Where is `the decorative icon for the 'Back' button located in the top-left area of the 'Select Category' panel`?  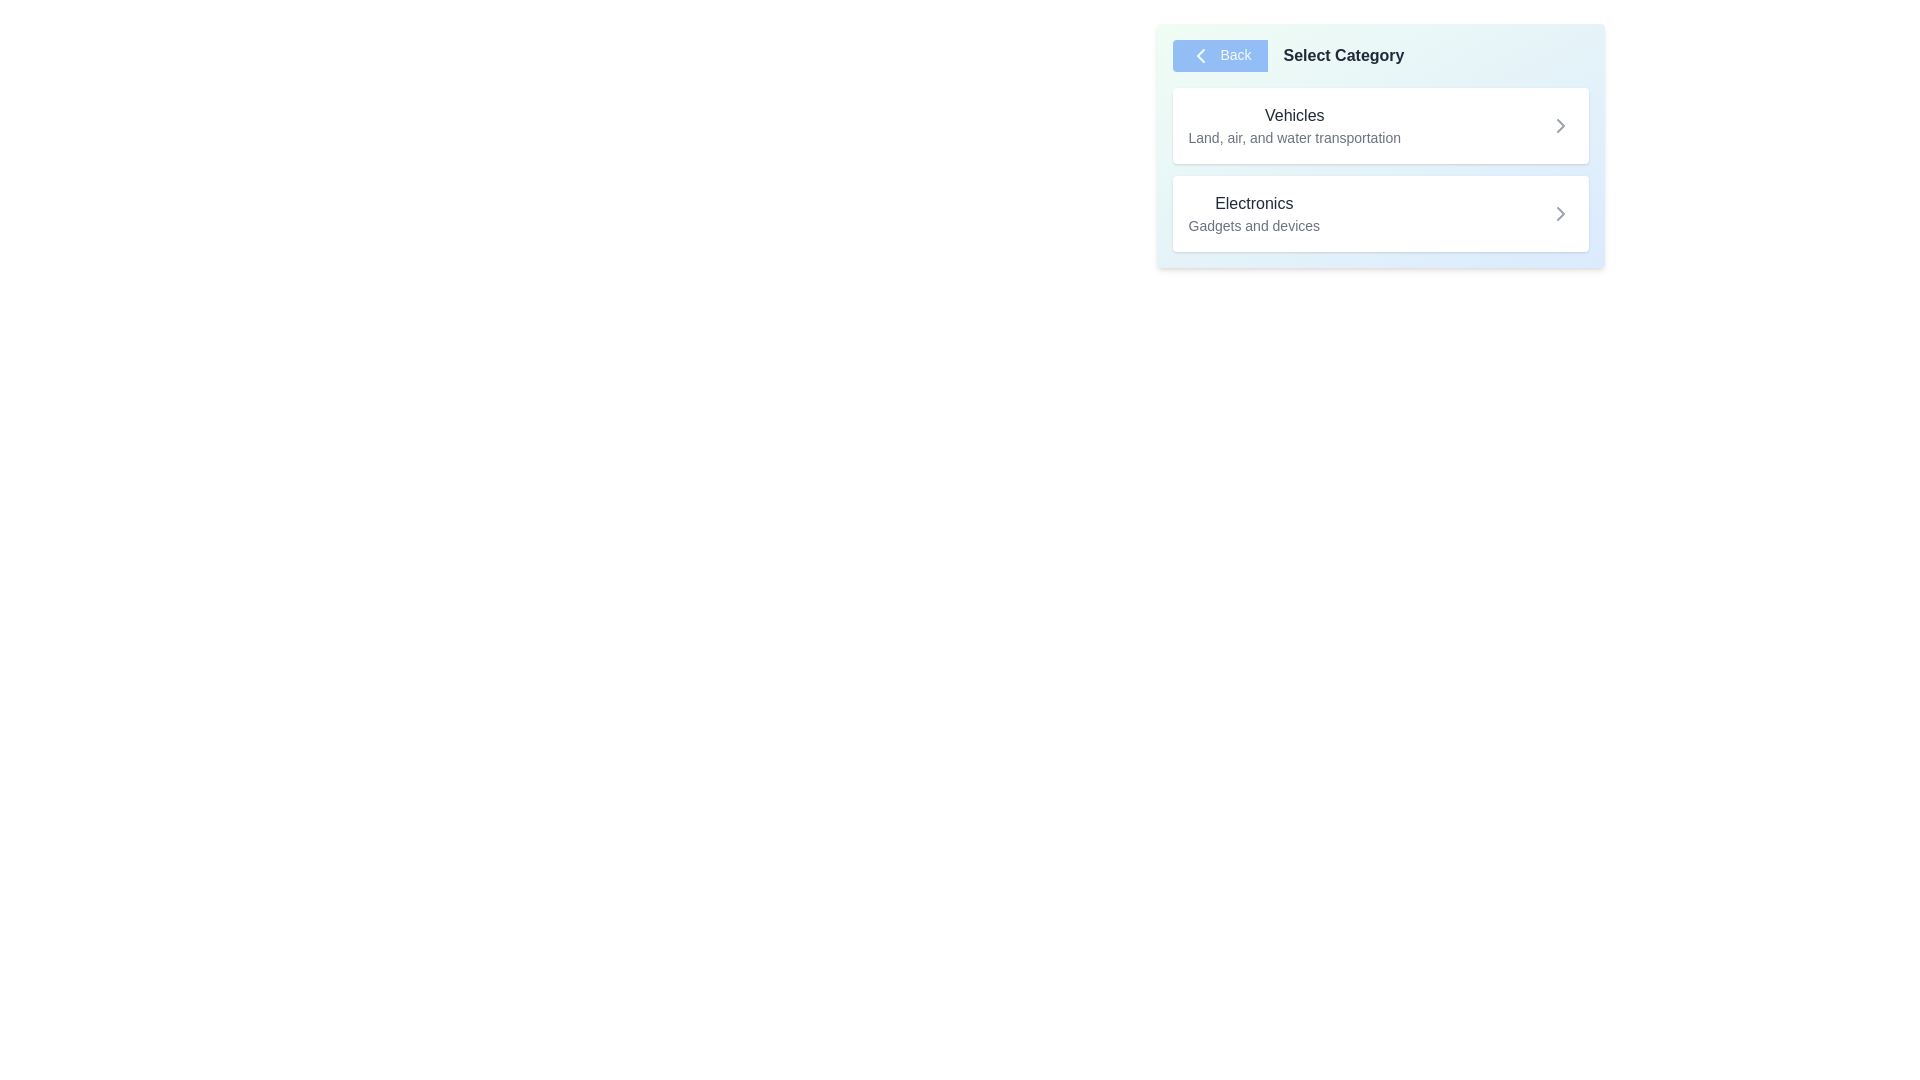
the decorative icon for the 'Back' button located in the top-left area of the 'Select Category' panel is located at coordinates (1200, 55).